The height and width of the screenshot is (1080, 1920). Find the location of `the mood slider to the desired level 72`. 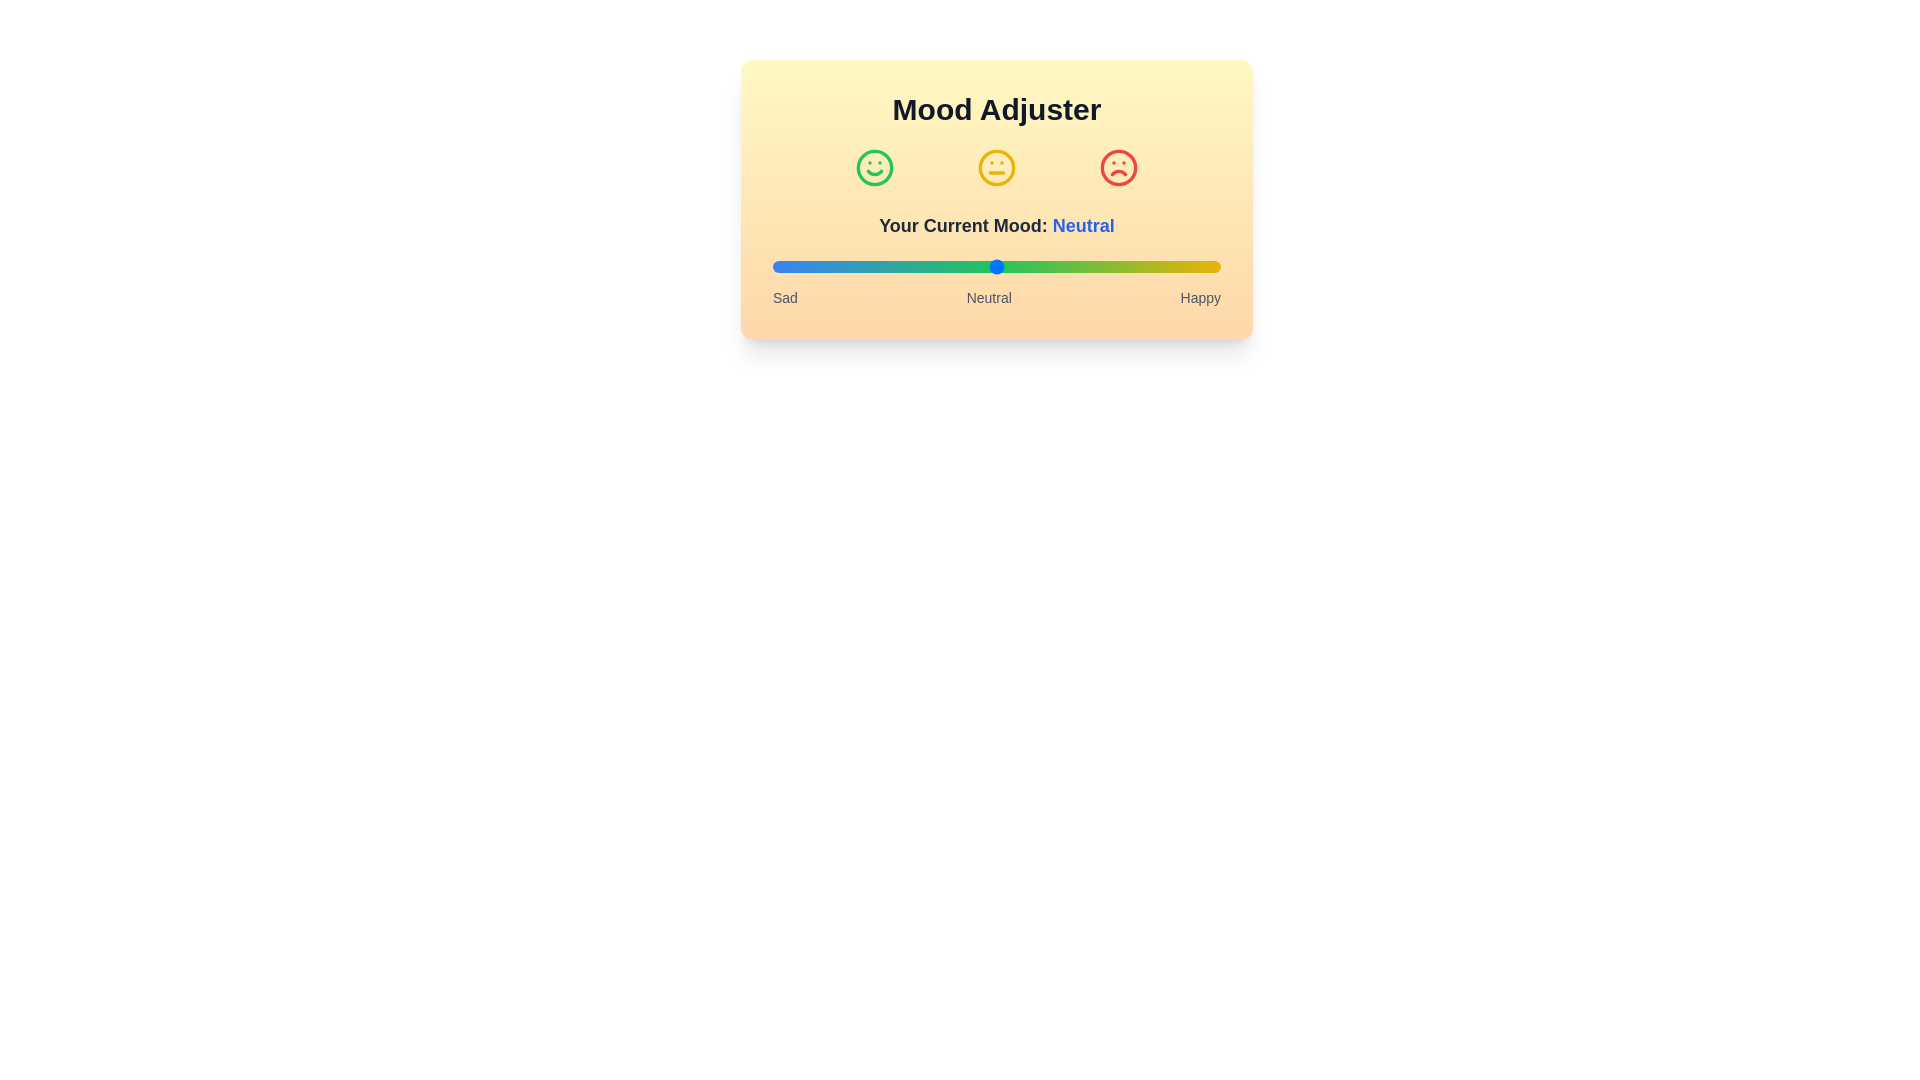

the mood slider to the desired level 72 is located at coordinates (1094, 265).